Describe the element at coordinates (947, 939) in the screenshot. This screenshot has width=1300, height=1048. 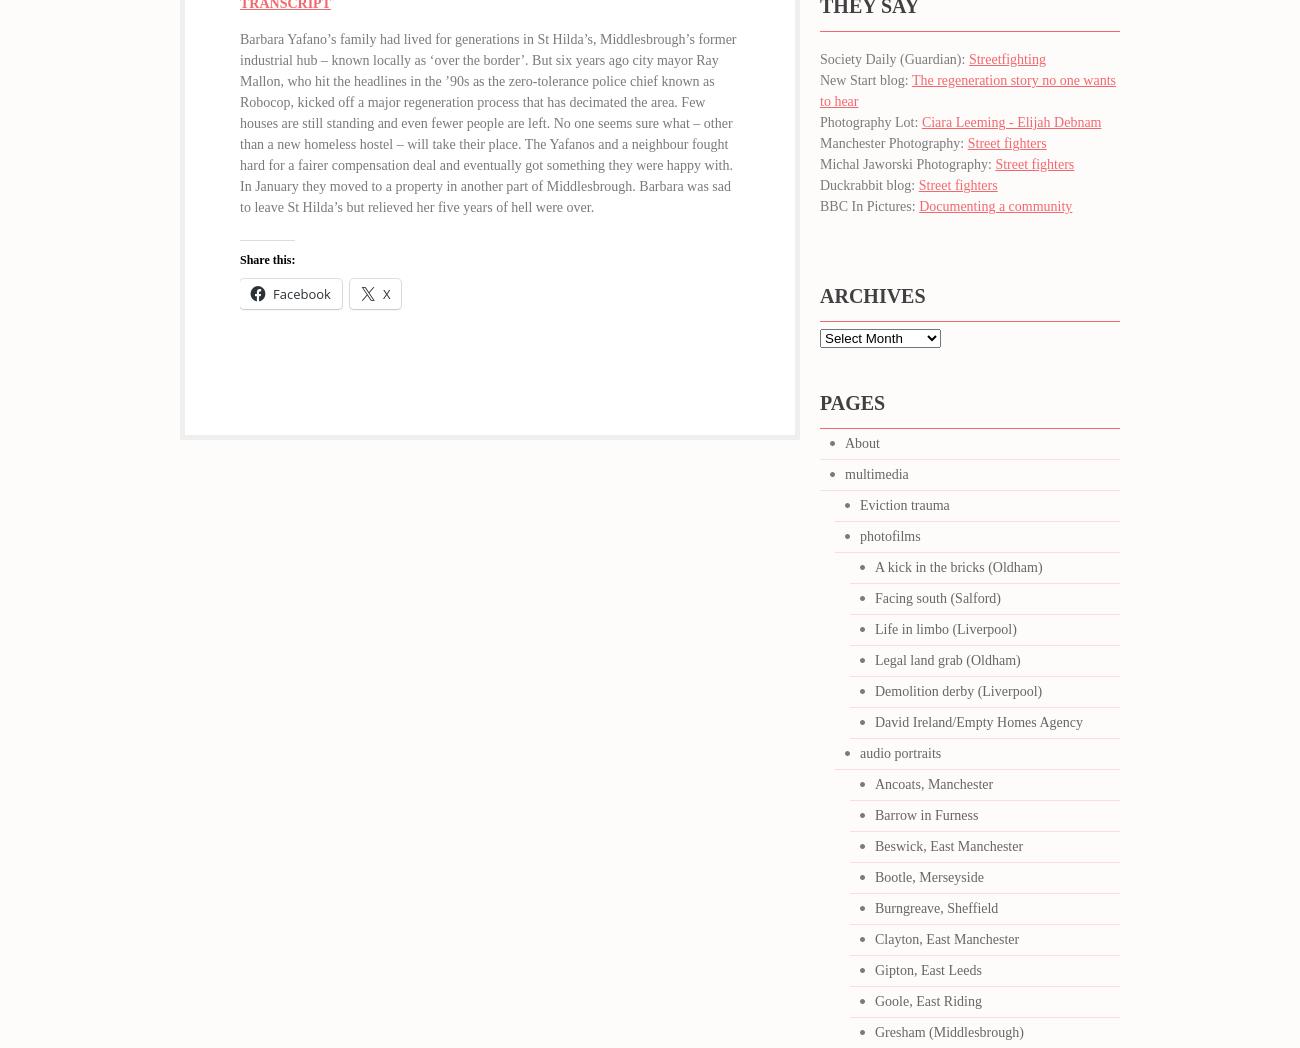
I see `'Clayton, East Manchester'` at that location.